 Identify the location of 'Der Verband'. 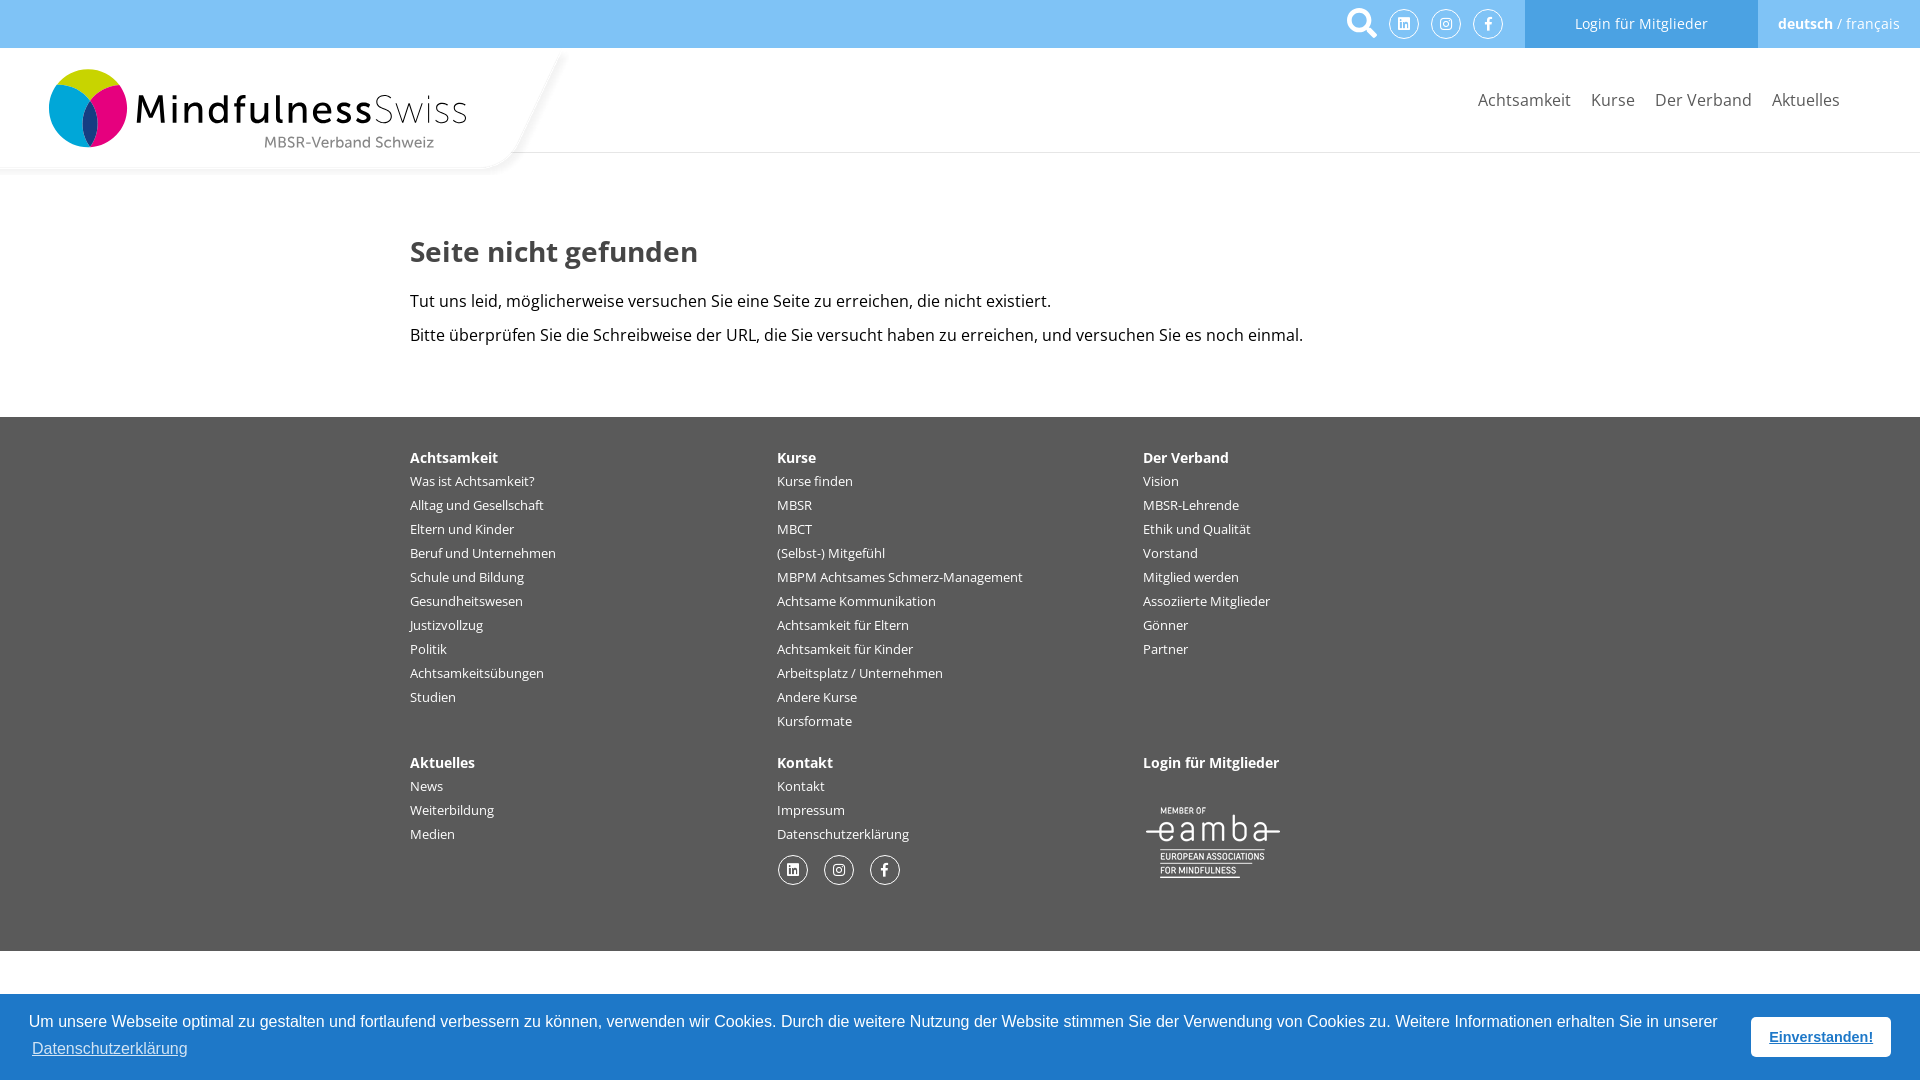
(1702, 100).